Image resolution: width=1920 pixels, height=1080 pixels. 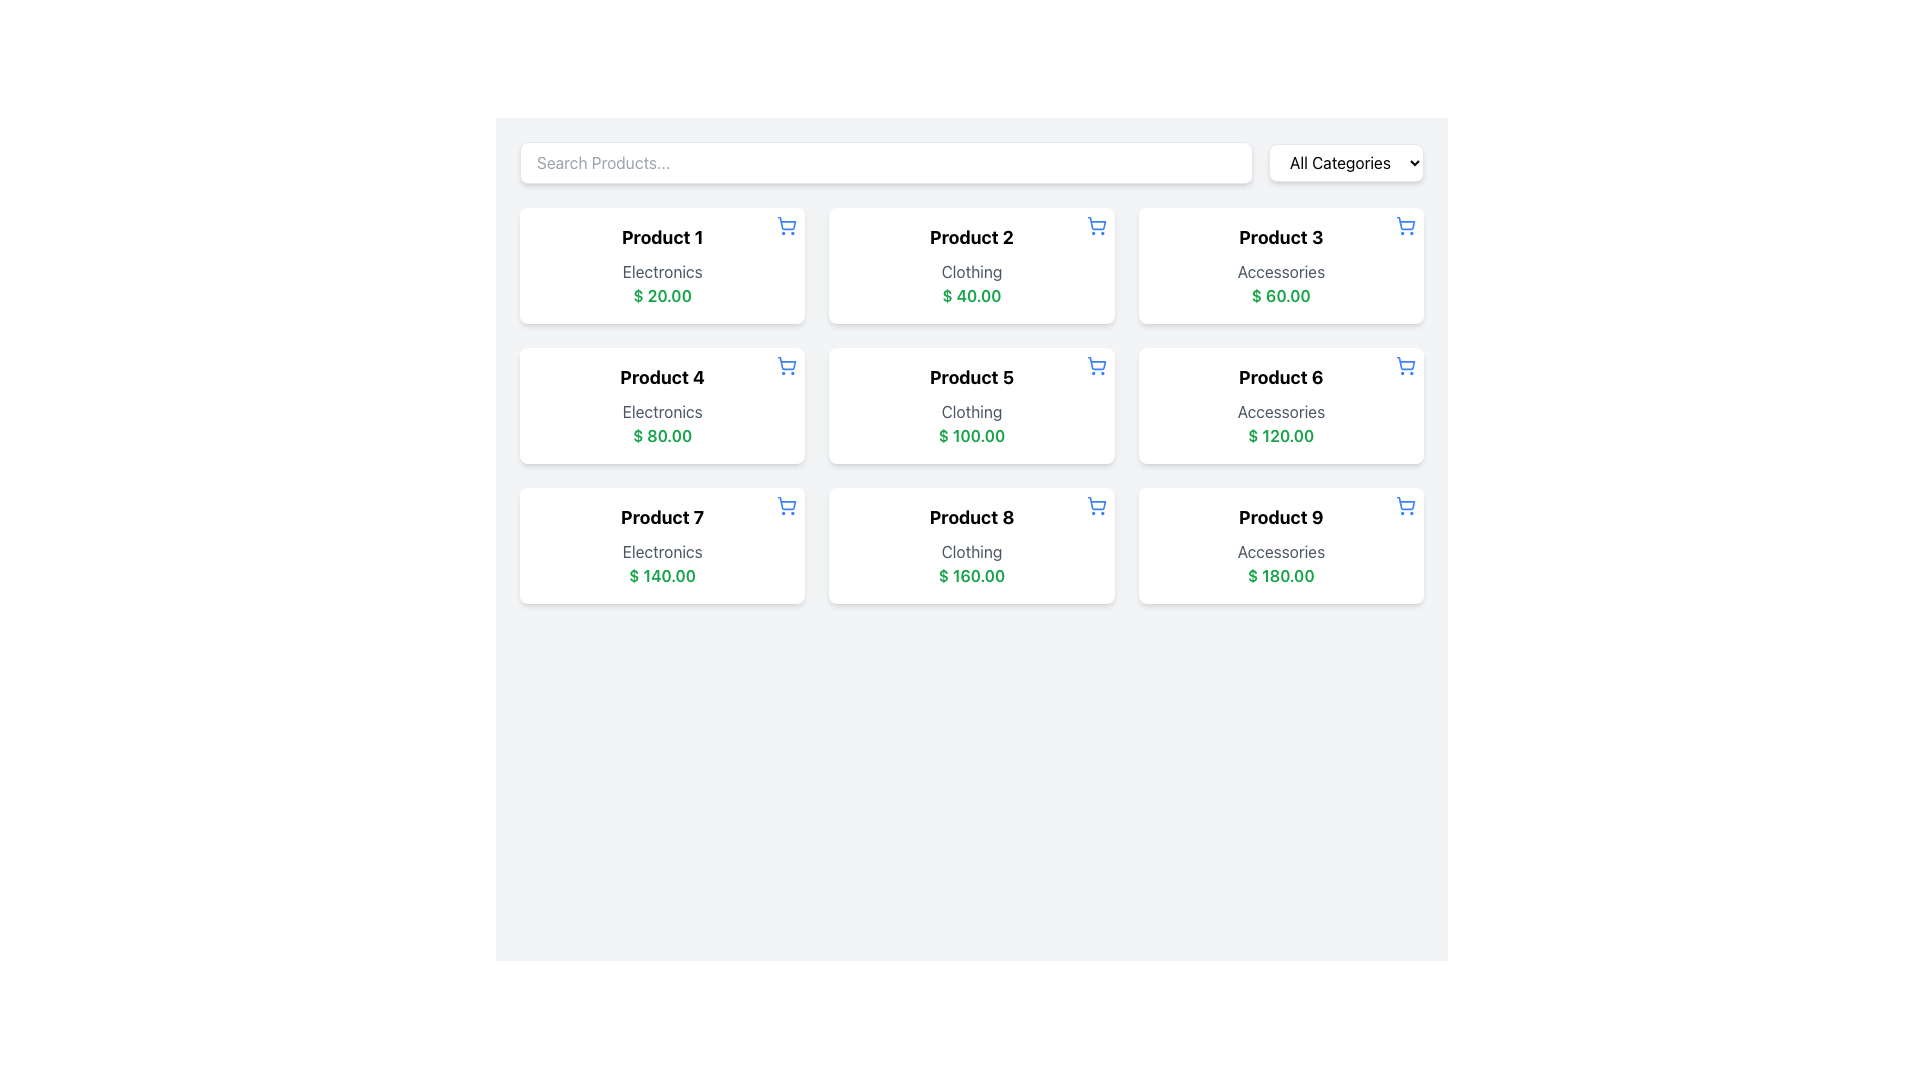 I want to click on the text displaying the price '$ 120.00' styled in a green, bold font, located at the bottom of the card for 'Product 6' in the rightmost column of the second row, so click(x=1281, y=434).